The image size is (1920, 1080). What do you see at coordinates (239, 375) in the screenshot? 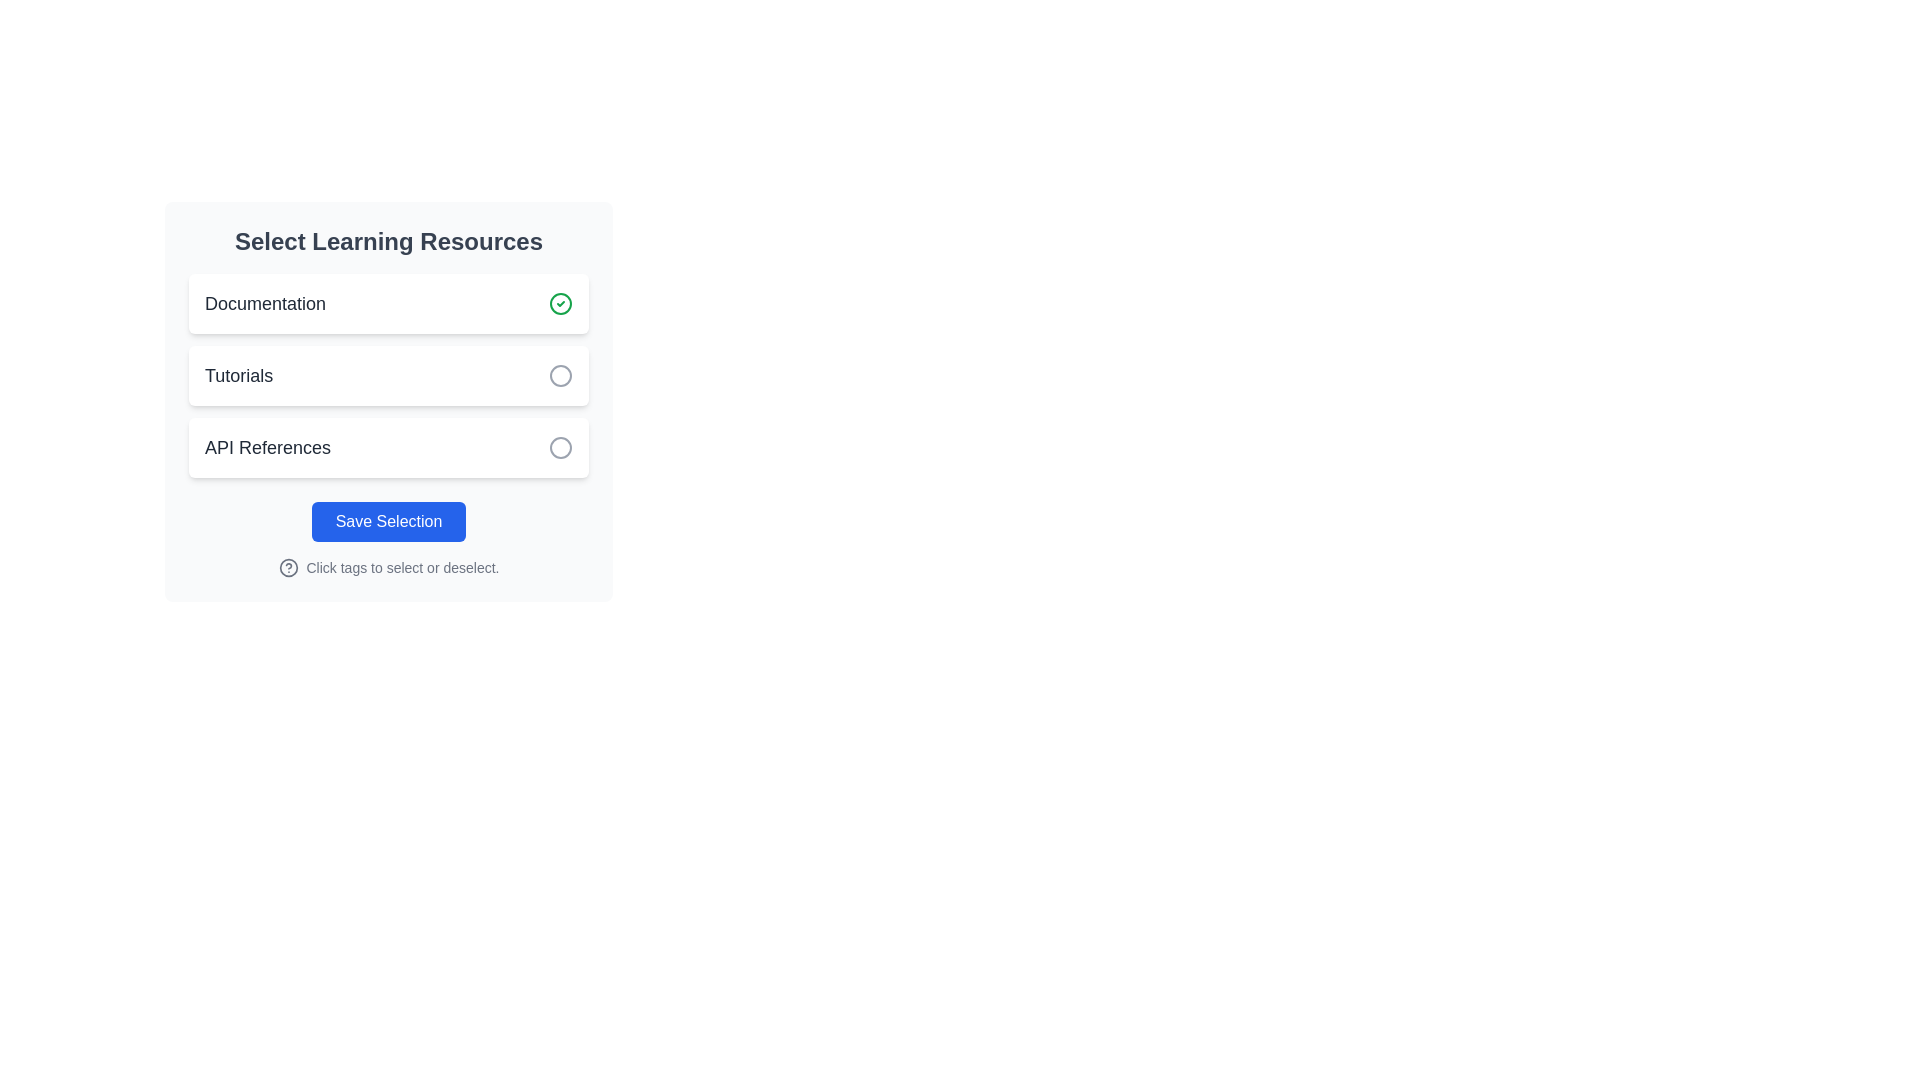
I see `text label that displays 'Tutorials', which is styled in a medium bold font and is dark gray on a light background` at bounding box center [239, 375].